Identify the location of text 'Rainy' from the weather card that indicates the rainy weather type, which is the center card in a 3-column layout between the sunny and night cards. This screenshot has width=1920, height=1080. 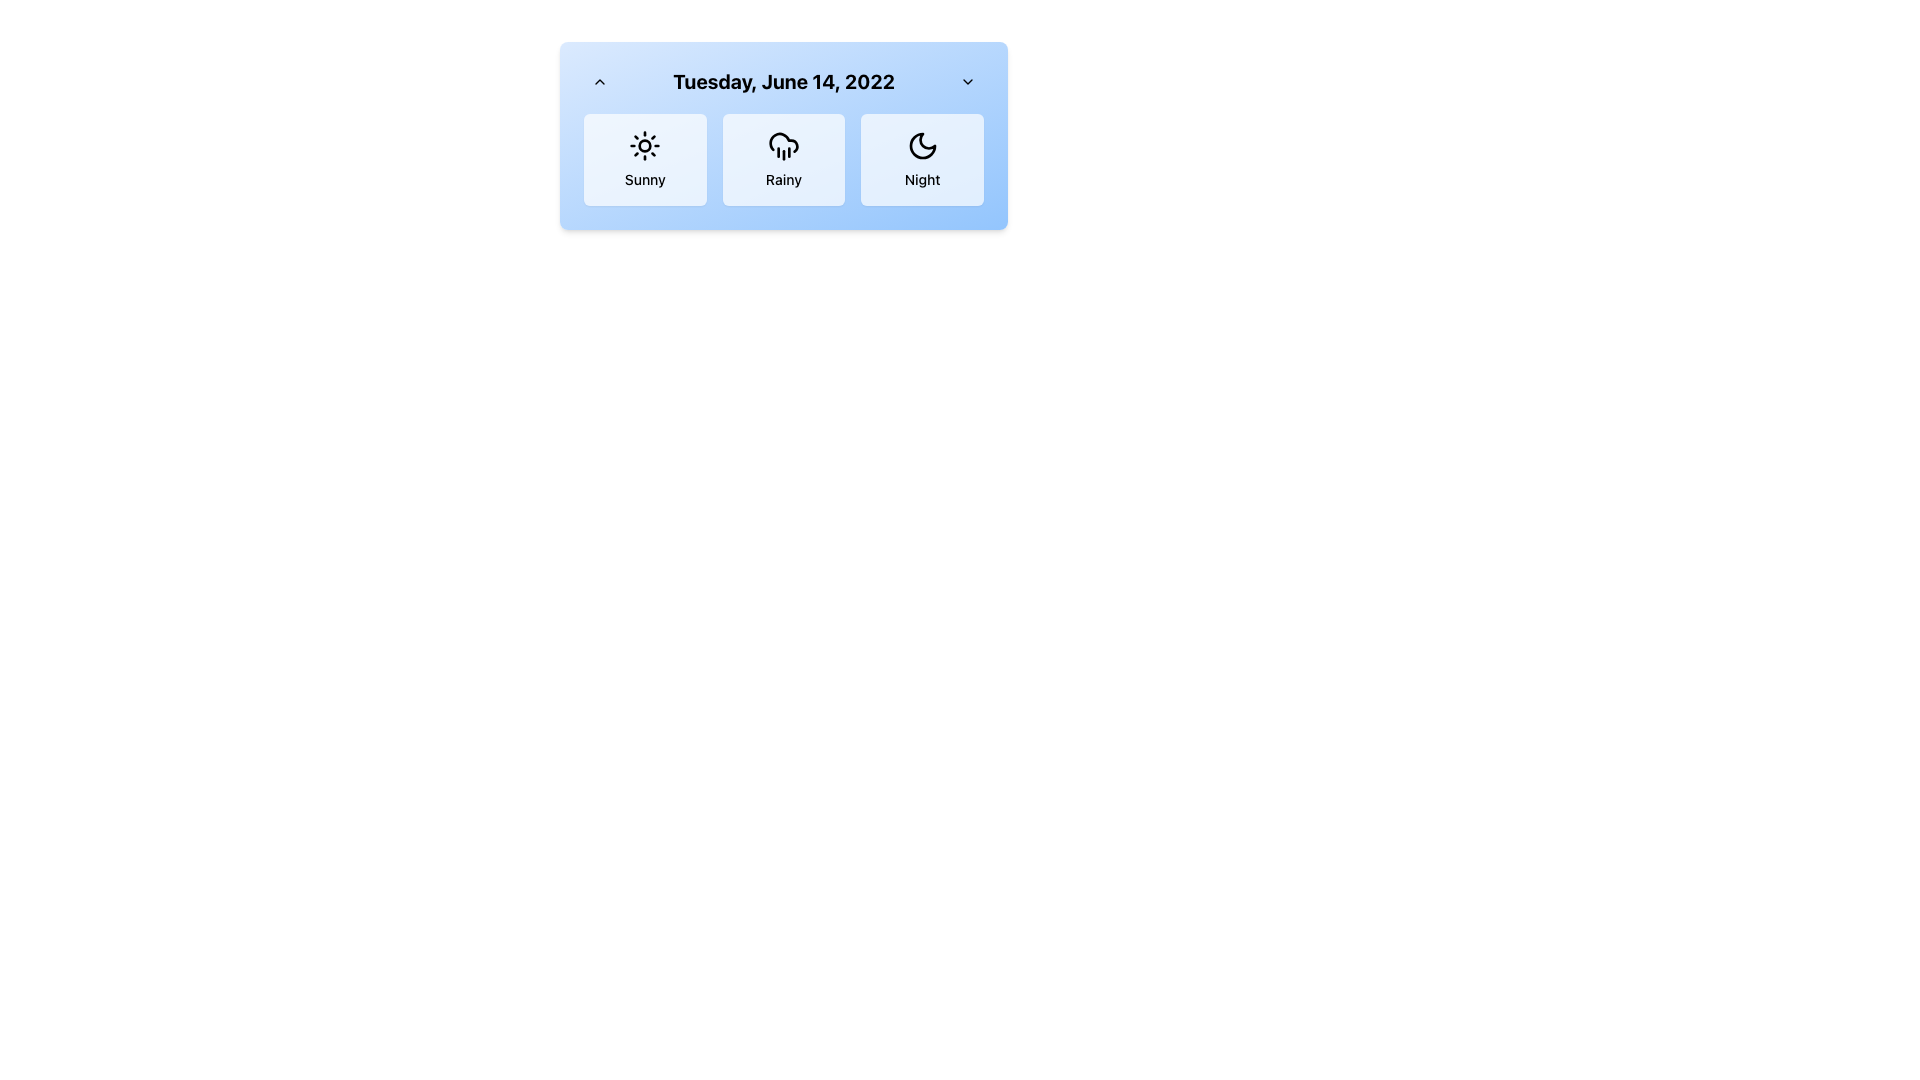
(782, 158).